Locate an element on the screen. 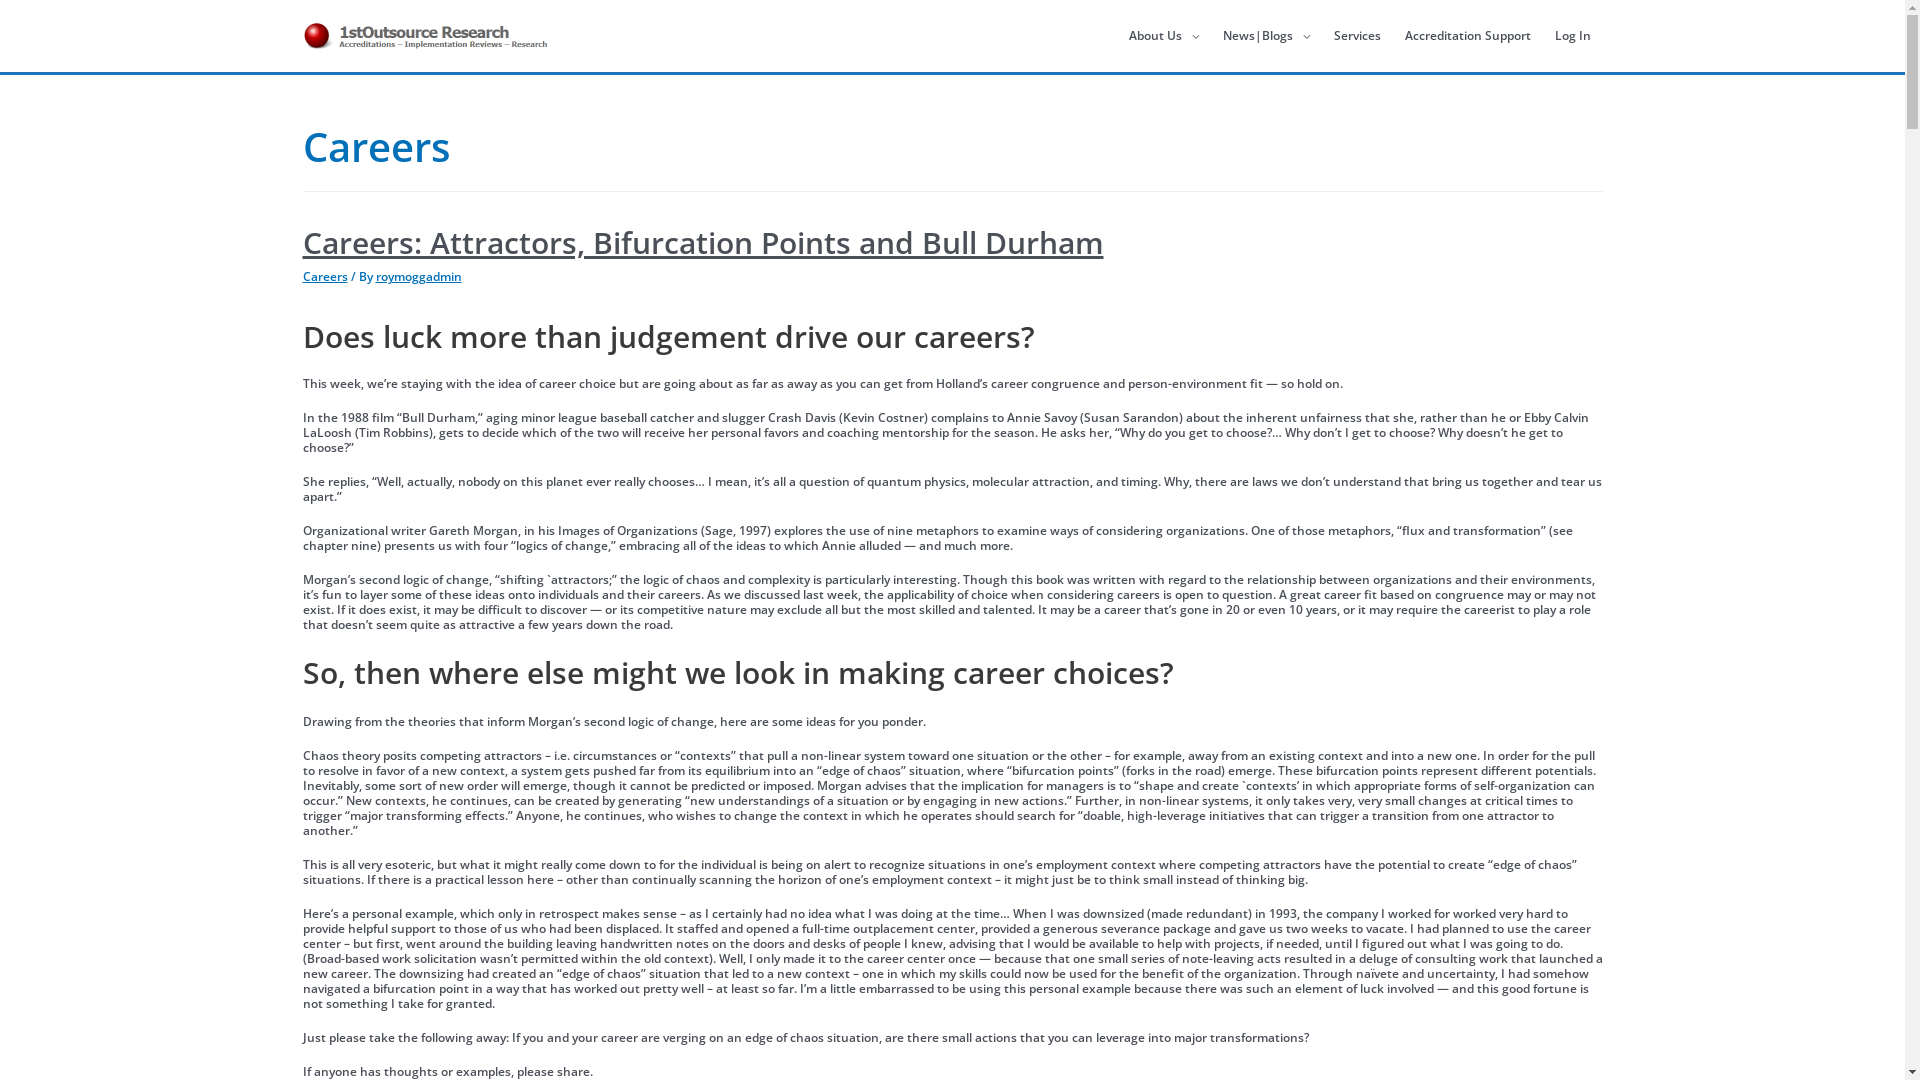 This screenshot has height=1080, width=1920. 'Careers' is located at coordinates (301, 276).